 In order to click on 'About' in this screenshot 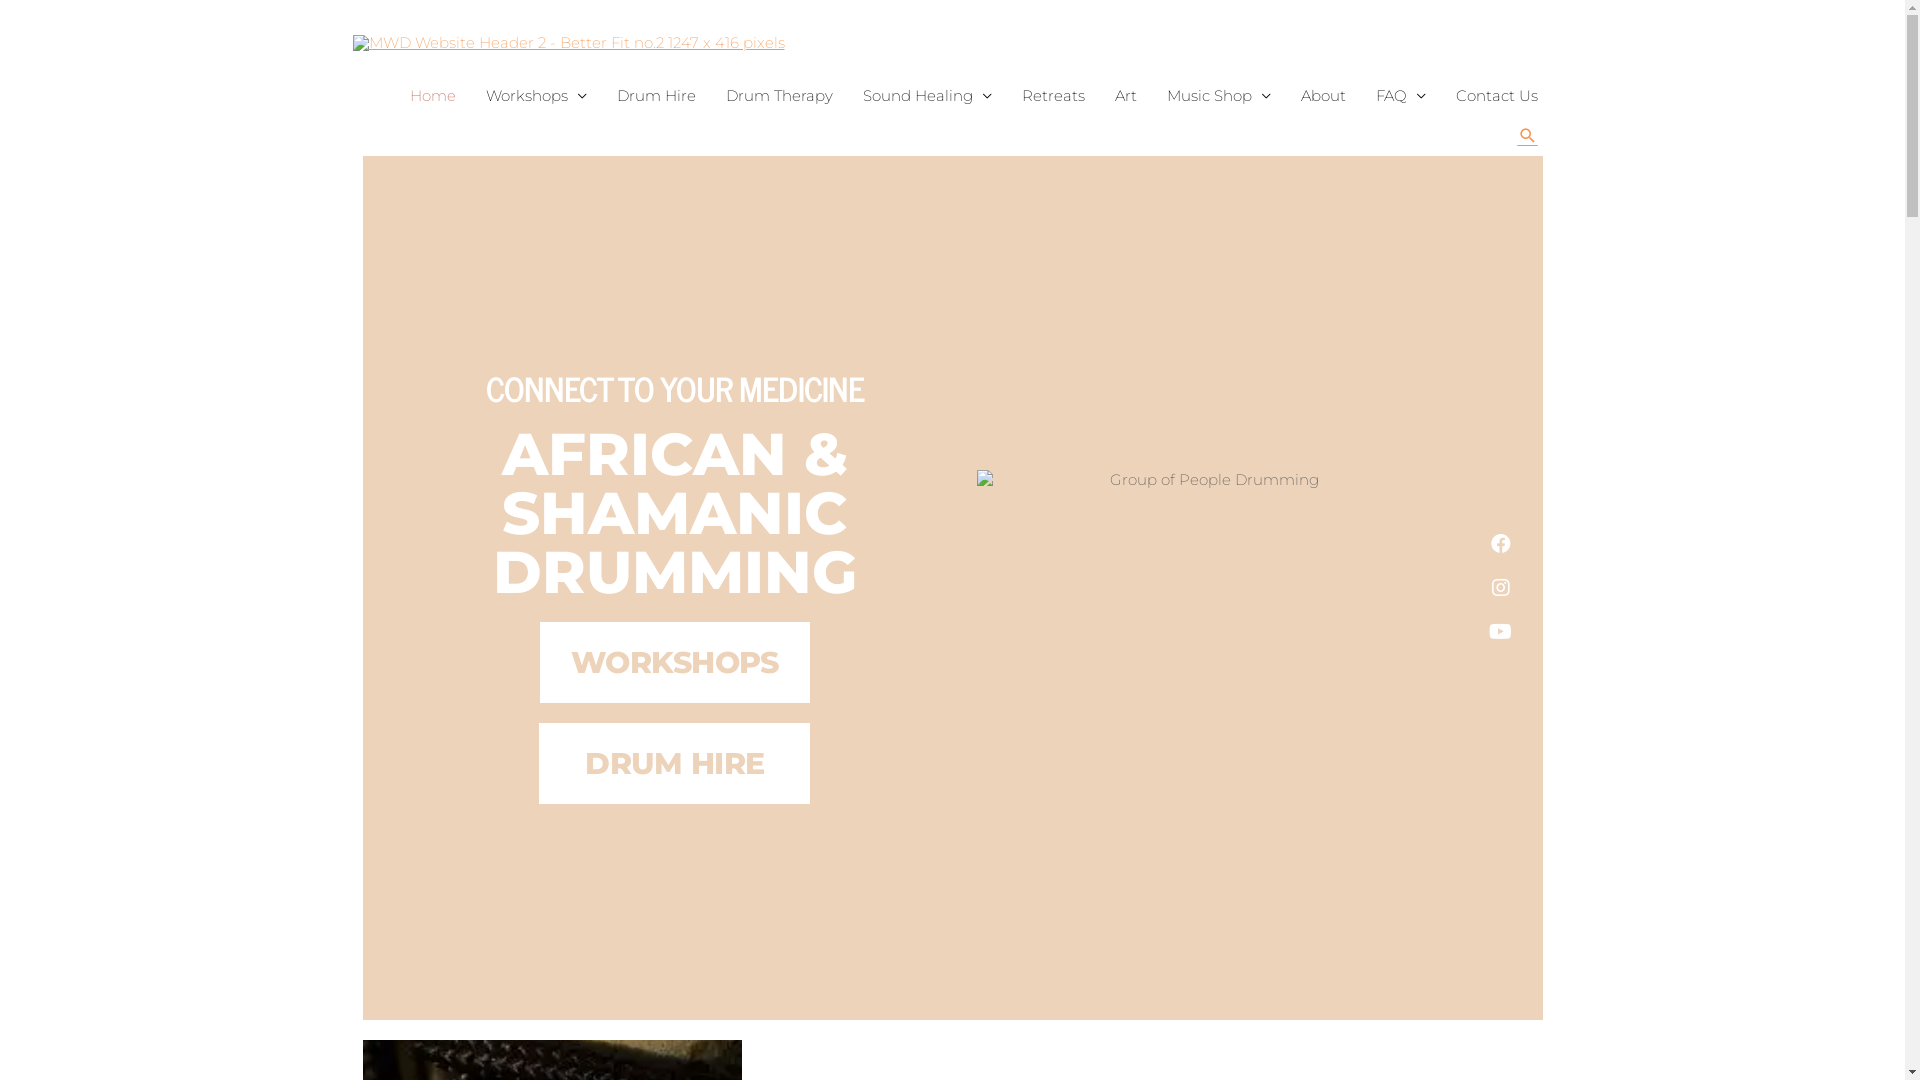, I will do `click(1323, 96)`.